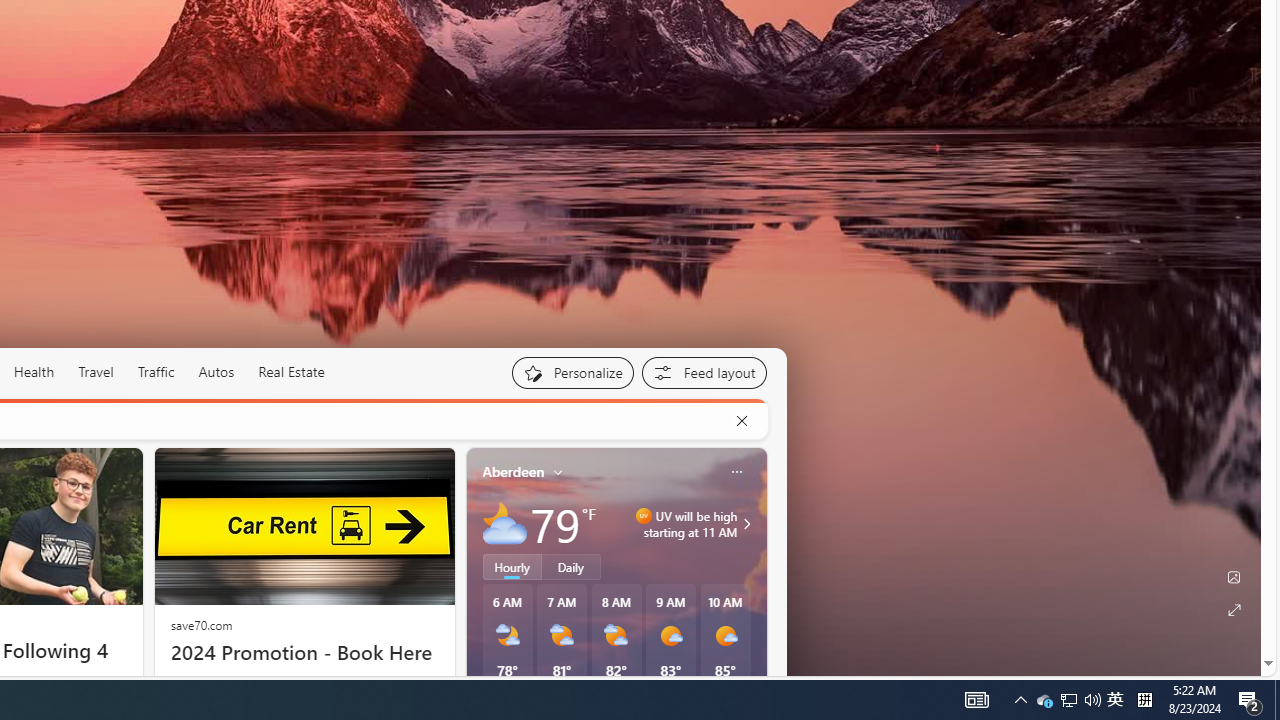 The height and width of the screenshot is (720, 1280). Describe the element at coordinates (33, 372) in the screenshot. I see `'Health'` at that location.